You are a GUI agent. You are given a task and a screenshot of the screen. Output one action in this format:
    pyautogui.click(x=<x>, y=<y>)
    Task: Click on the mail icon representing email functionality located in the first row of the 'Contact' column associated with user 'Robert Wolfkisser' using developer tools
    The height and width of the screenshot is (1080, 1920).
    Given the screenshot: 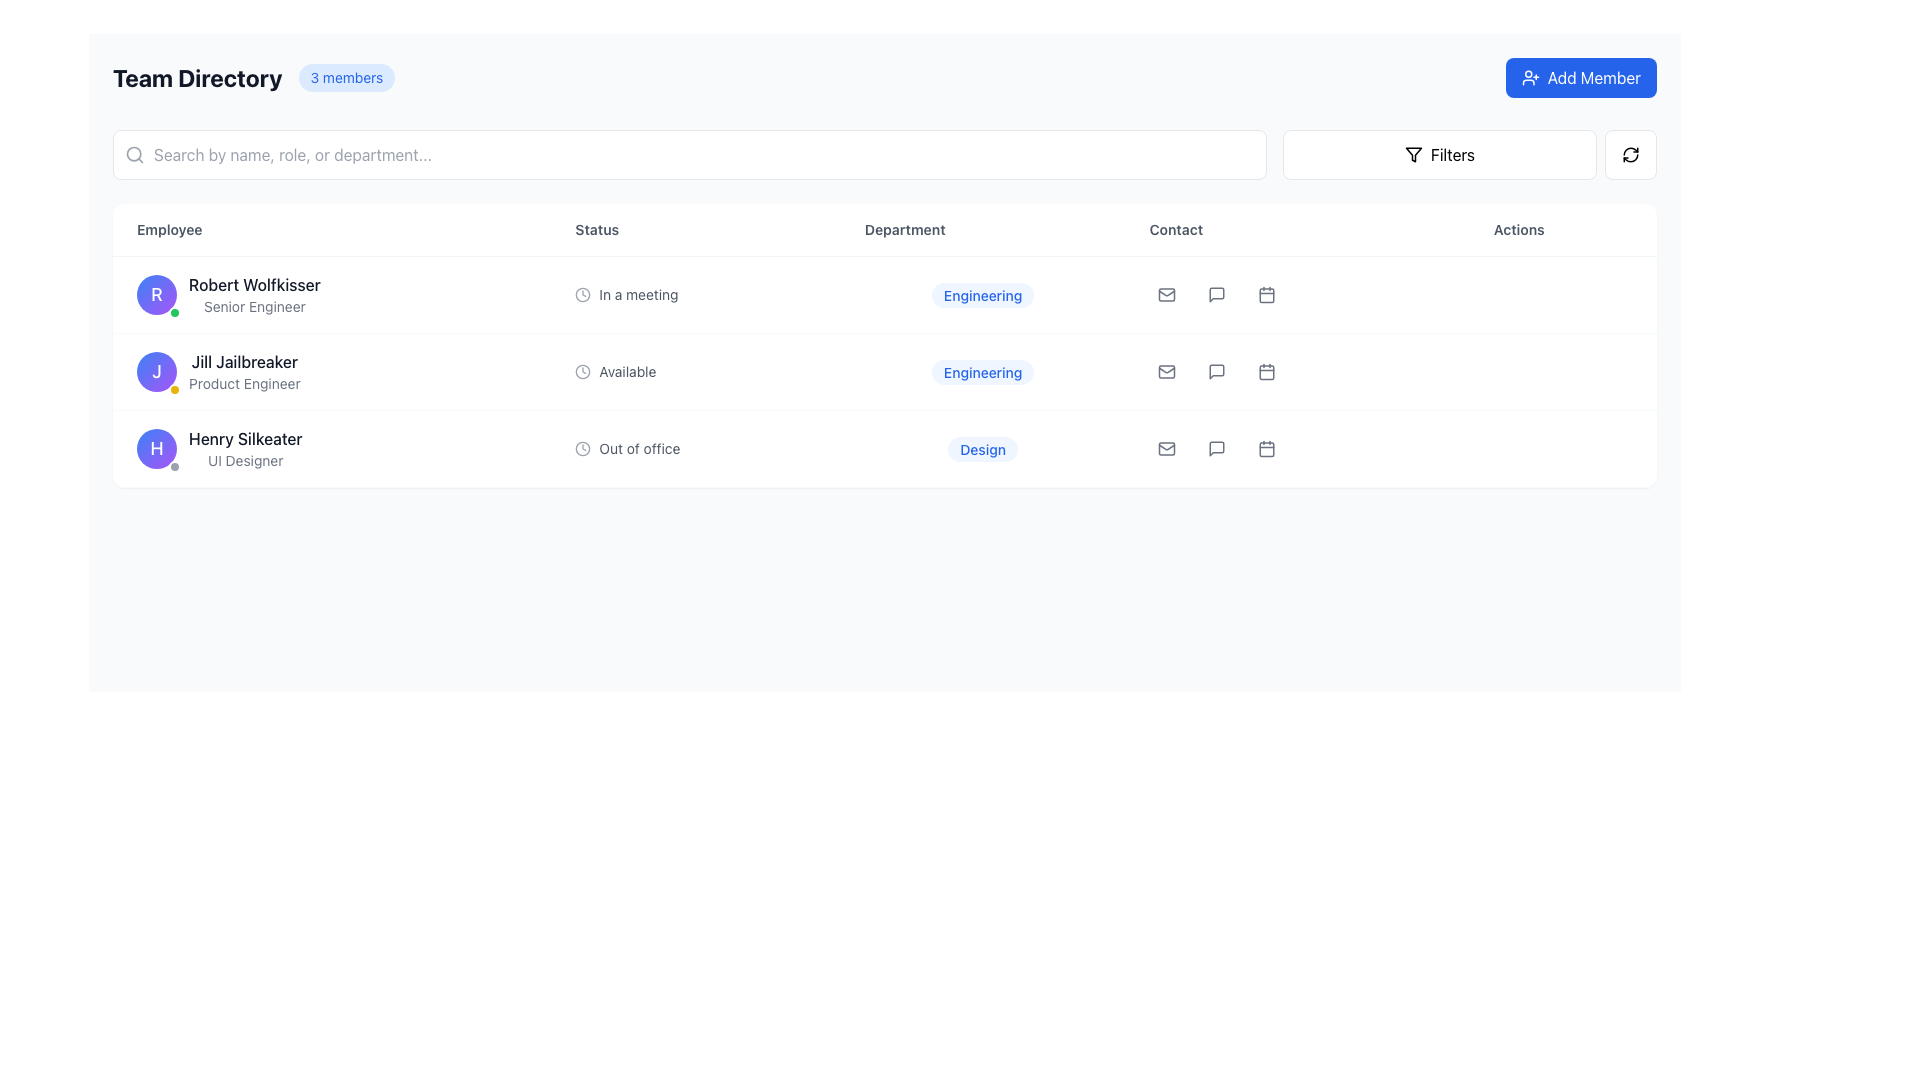 What is the action you would take?
    pyautogui.click(x=1166, y=293)
    